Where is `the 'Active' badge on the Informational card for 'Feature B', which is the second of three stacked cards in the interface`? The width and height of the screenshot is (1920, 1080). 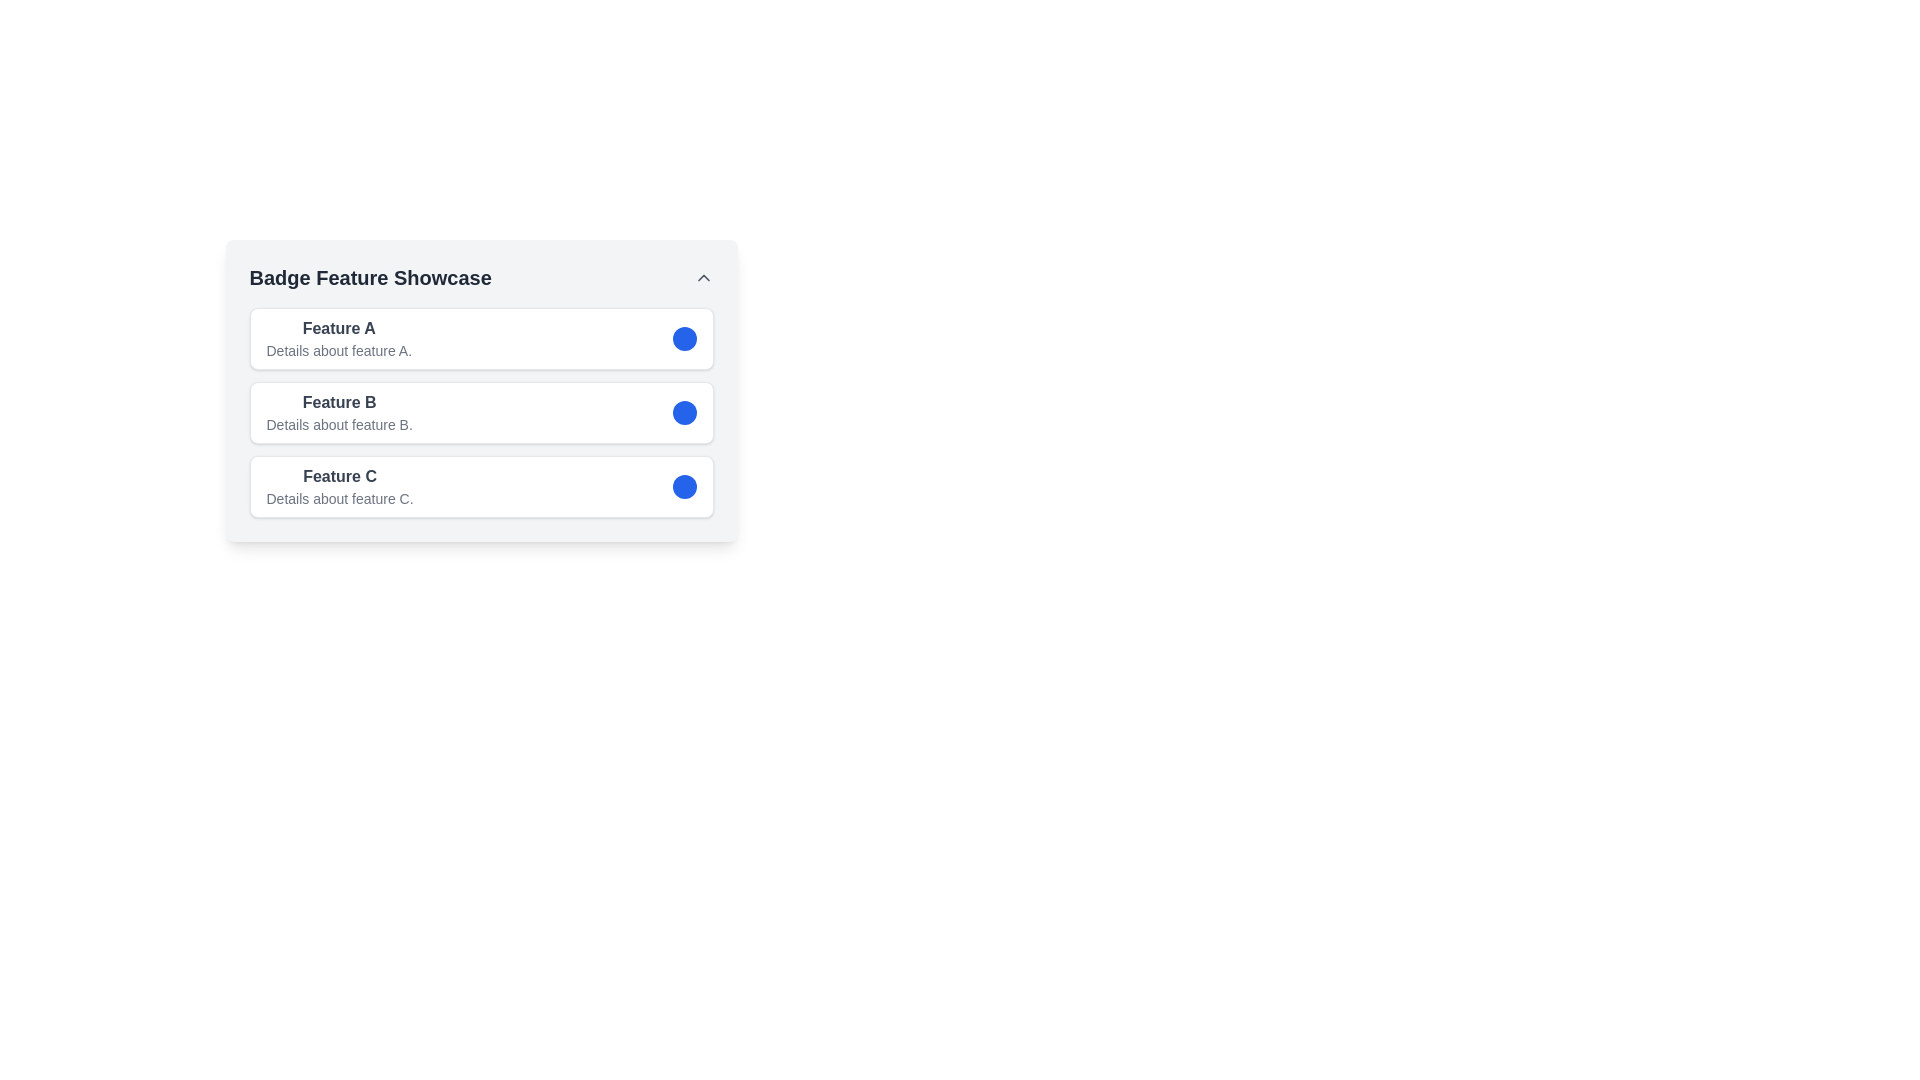 the 'Active' badge on the Informational card for 'Feature B', which is the second of three stacked cards in the interface is located at coordinates (481, 390).